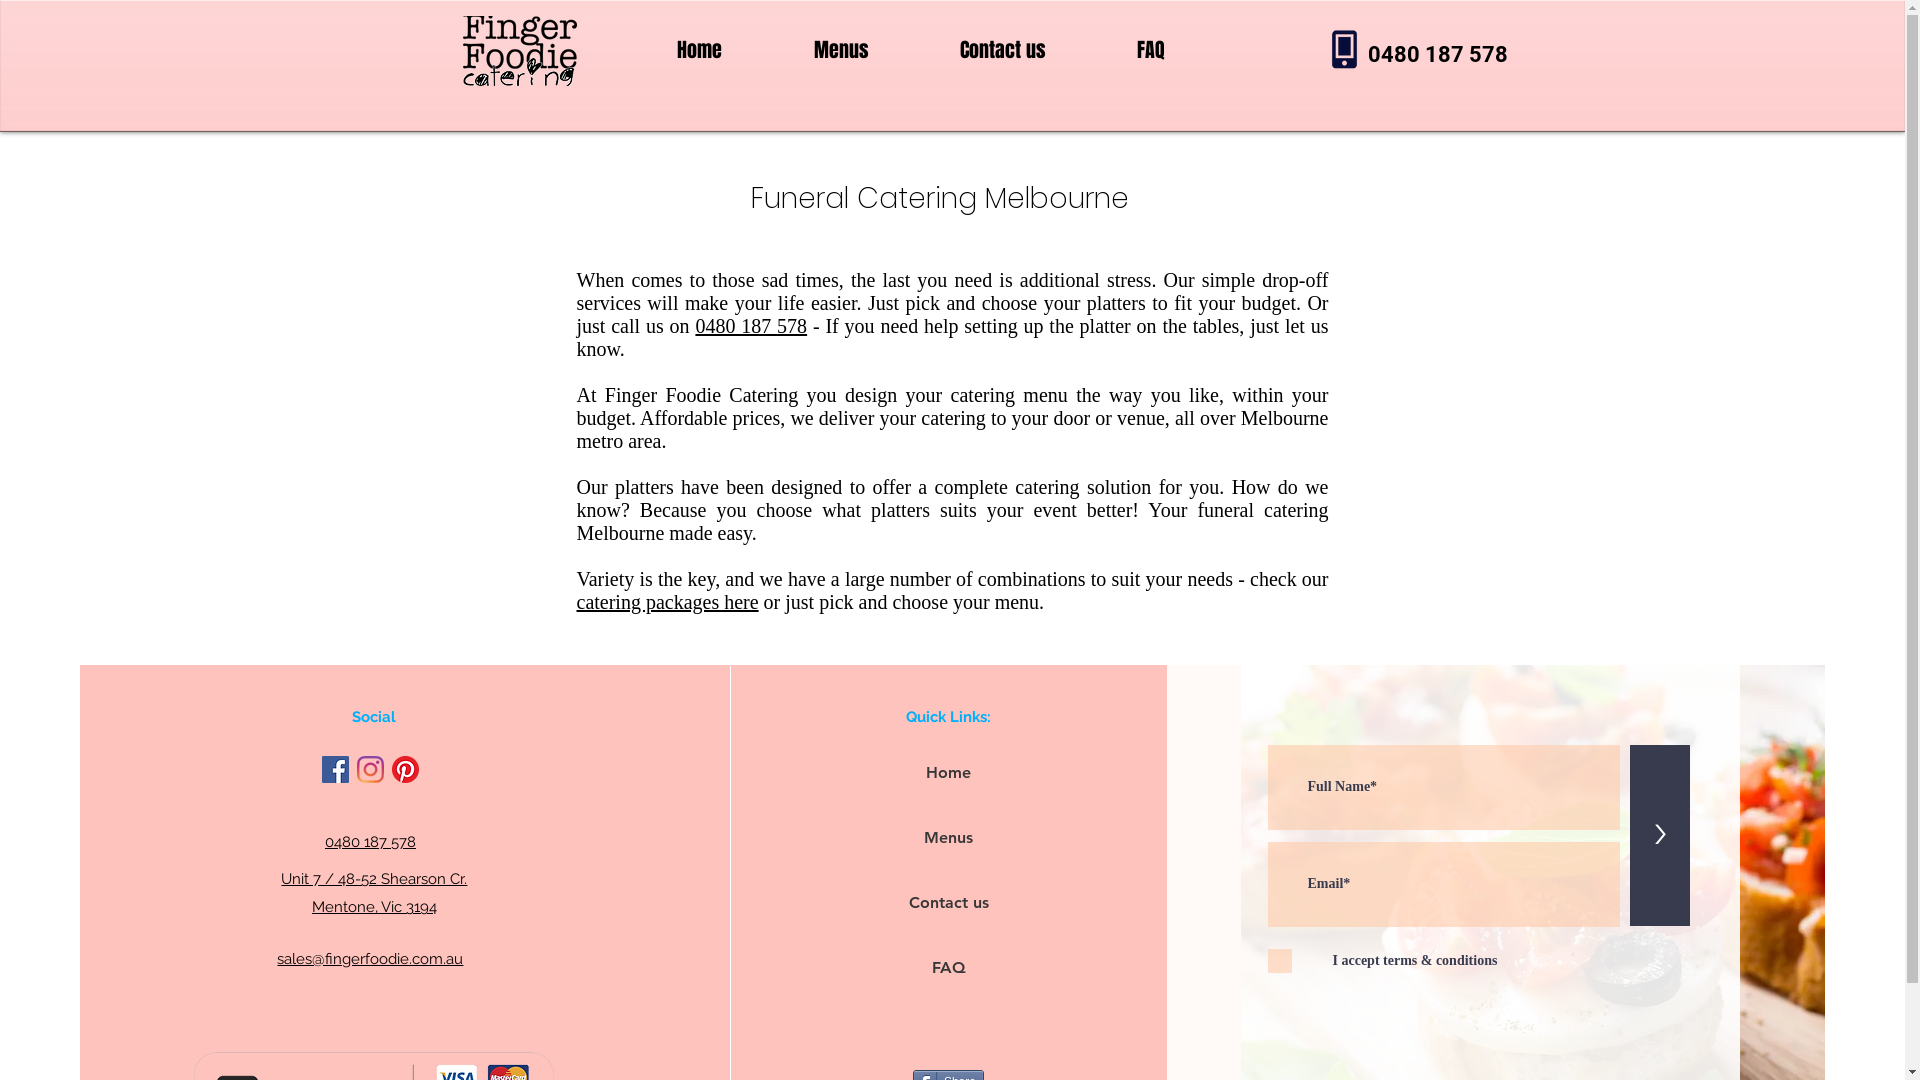 The image size is (1920, 1080). What do you see at coordinates (948, 967) in the screenshot?
I see `'FAQ'` at bounding box center [948, 967].